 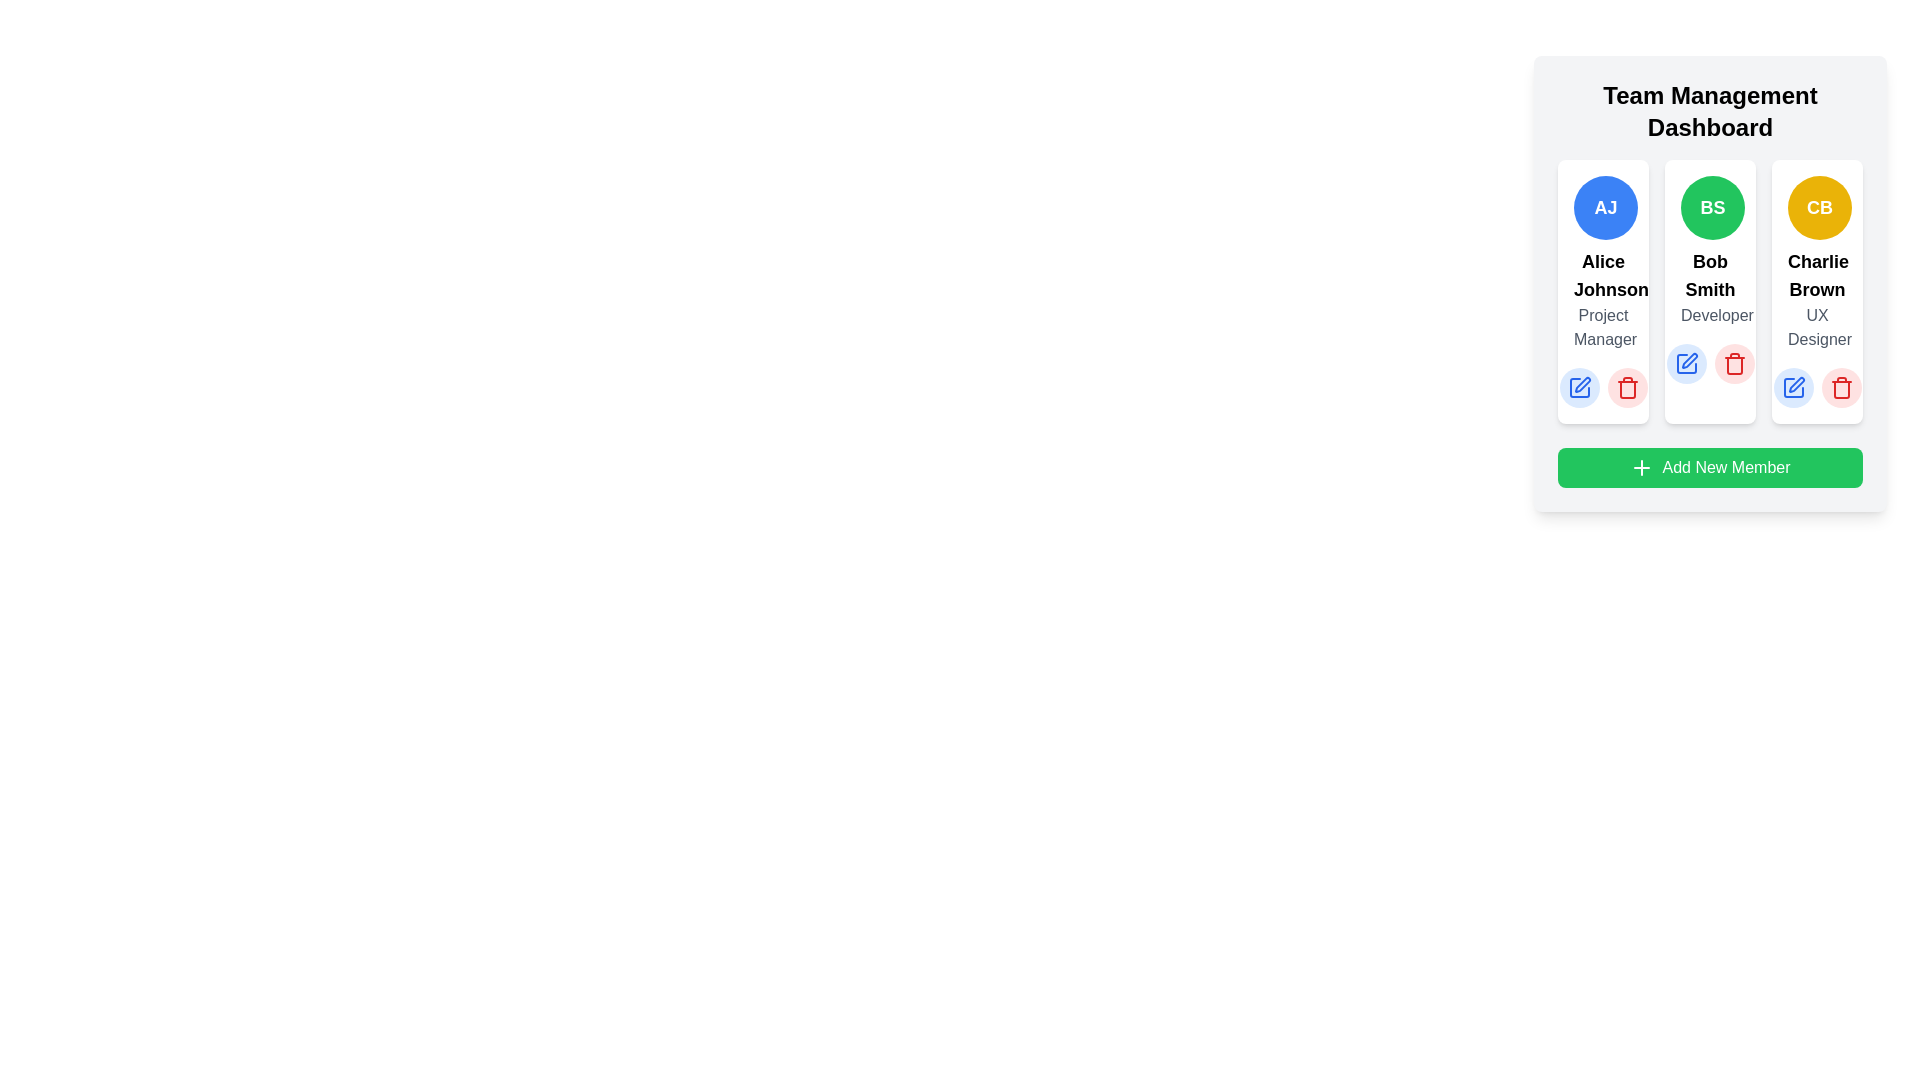 I want to click on the Text label displaying 'Project Manager', which is styled in gray font and positioned below 'Alice Johnson' in the Team Management Dashboard, so click(x=1603, y=326).